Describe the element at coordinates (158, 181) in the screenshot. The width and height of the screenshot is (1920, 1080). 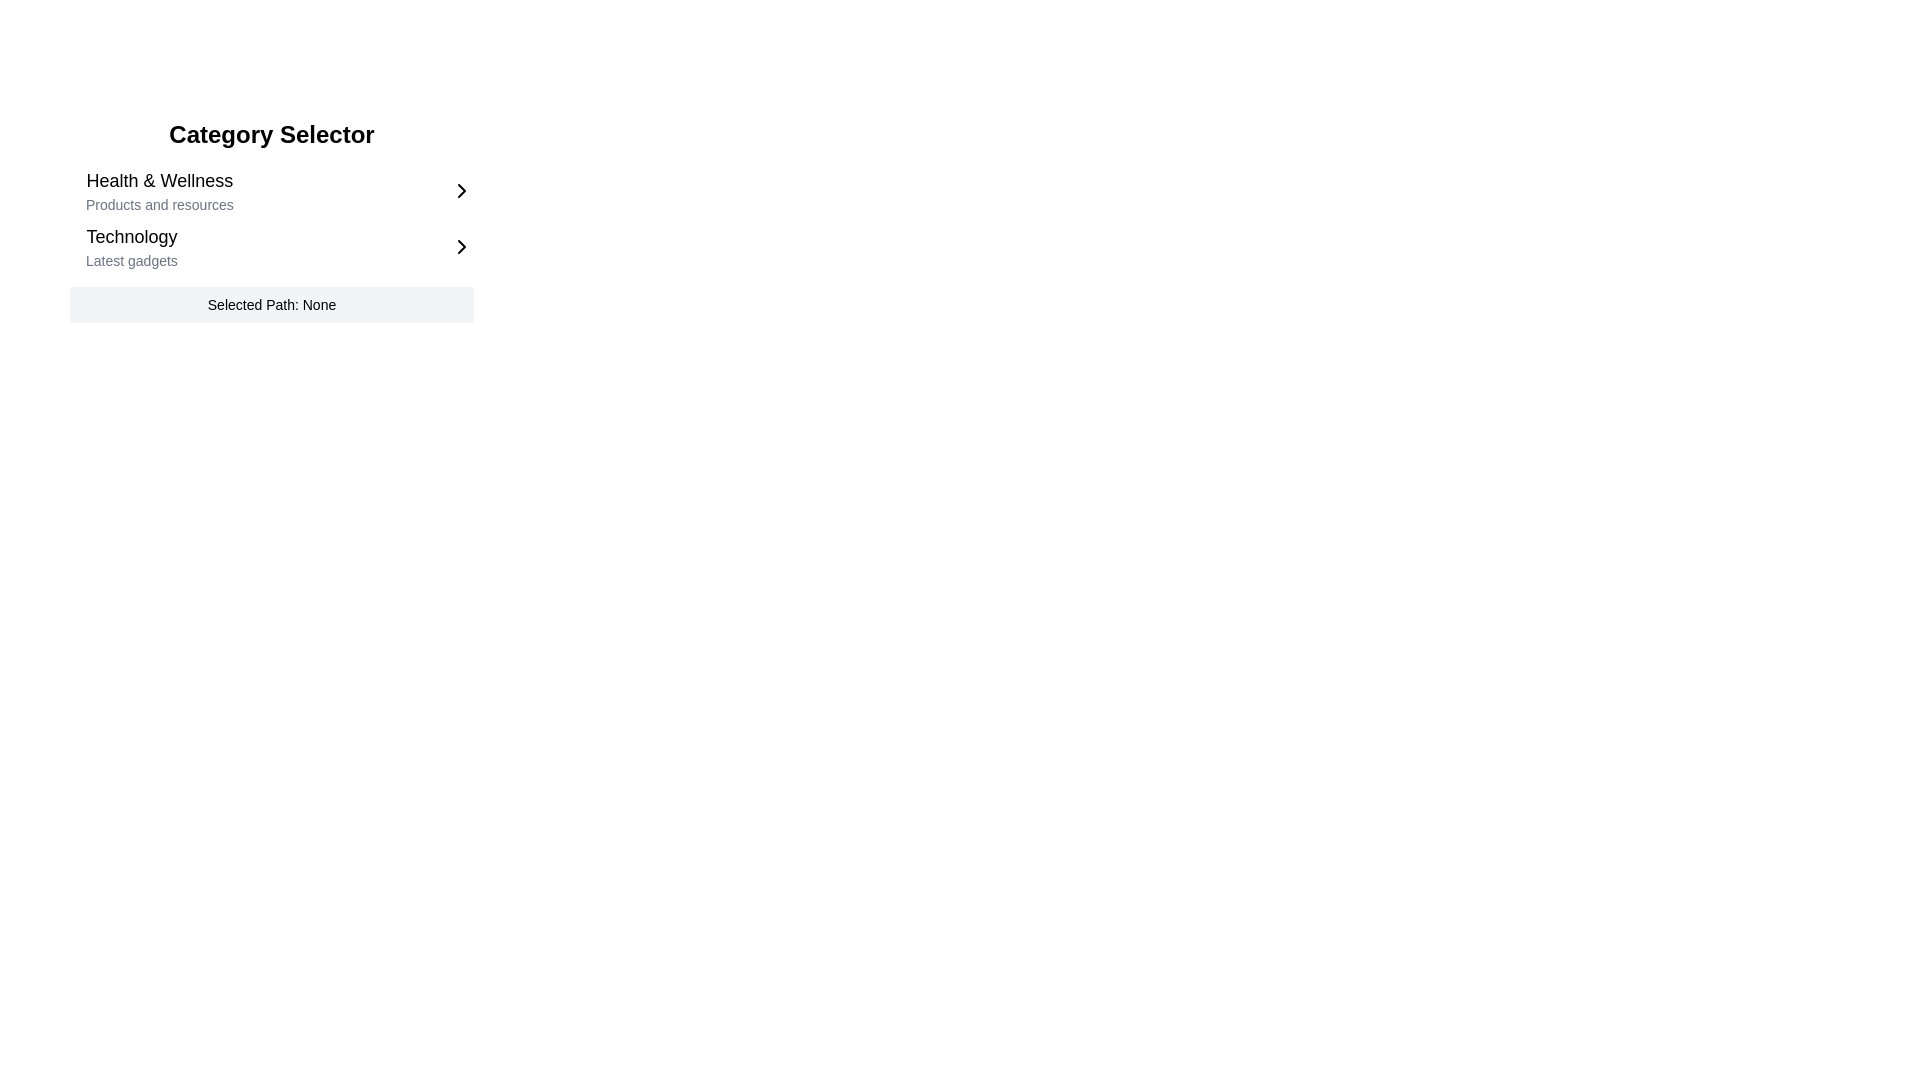
I see `title of the Label displaying 'Health & Wellness', which is styled in bold and larger font, located under the 'Category Selector' header` at that location.